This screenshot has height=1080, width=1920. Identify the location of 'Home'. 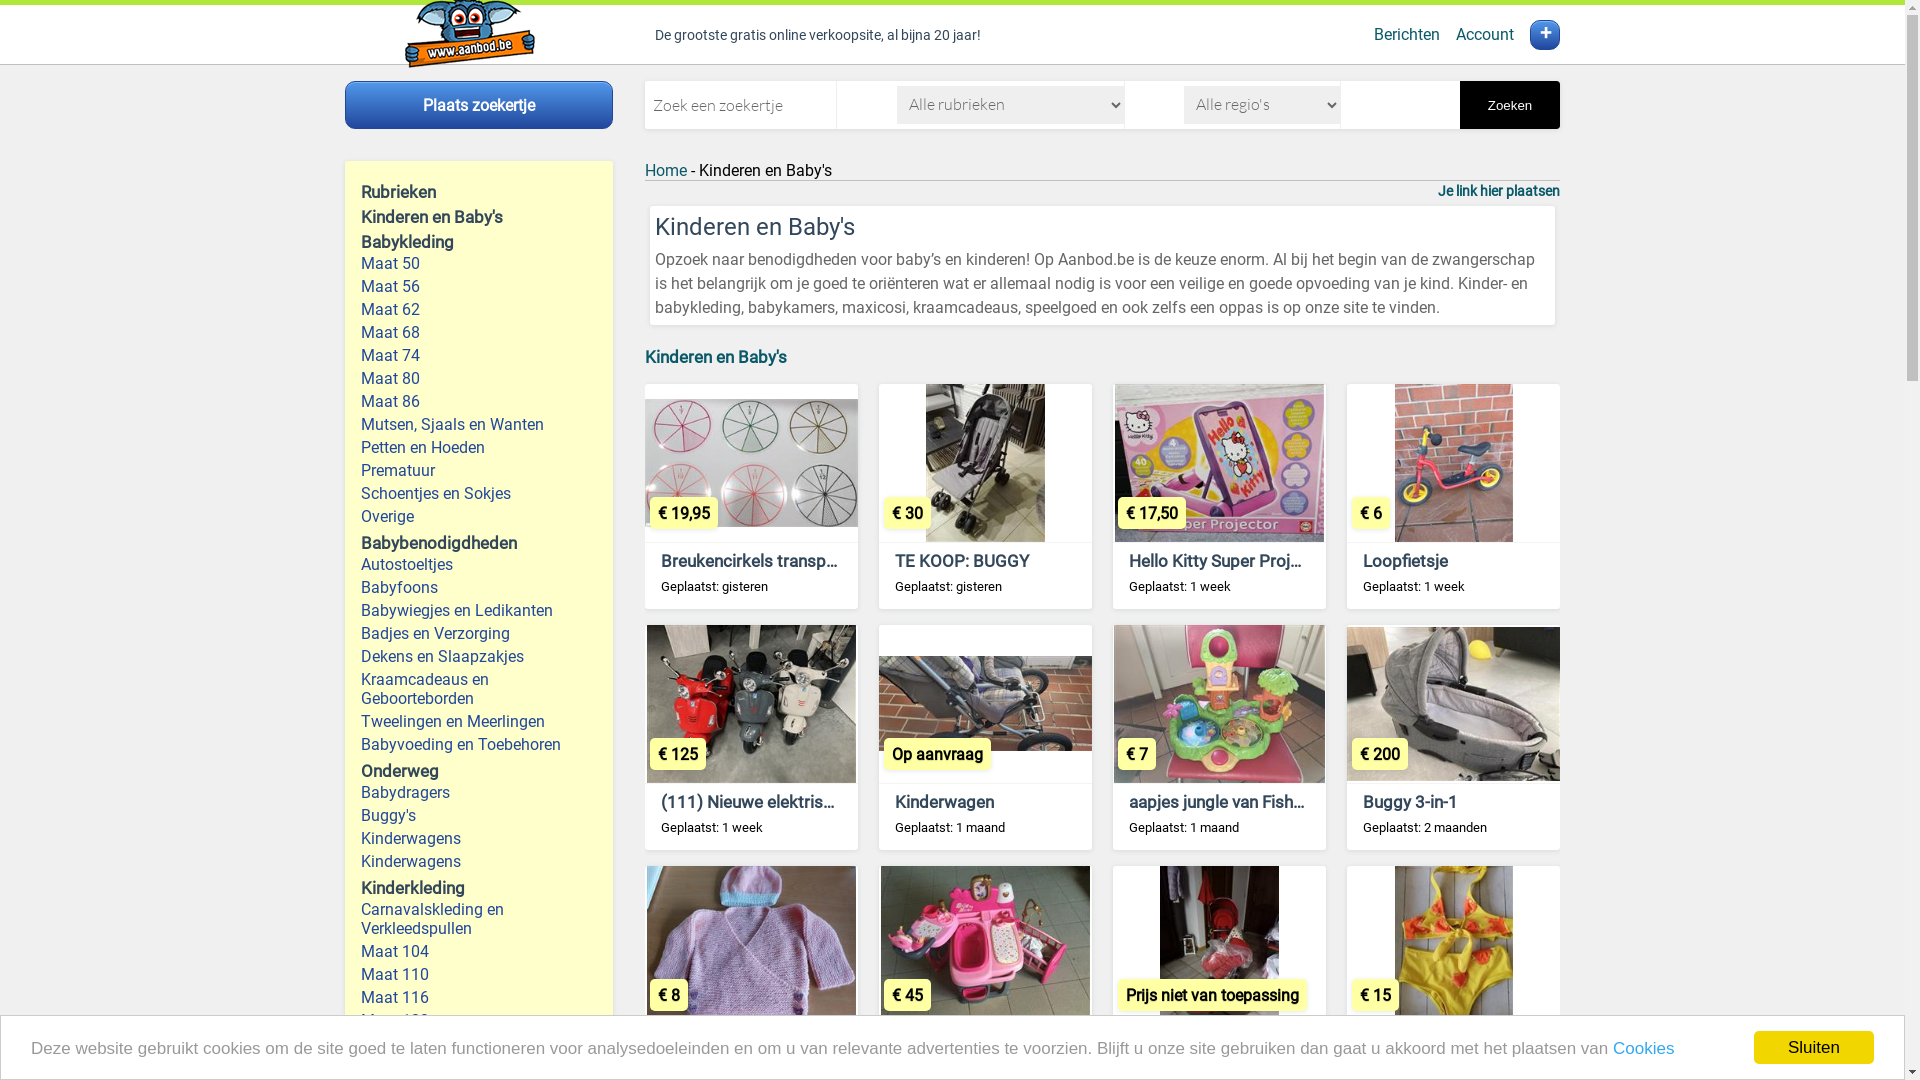
(644, 169).